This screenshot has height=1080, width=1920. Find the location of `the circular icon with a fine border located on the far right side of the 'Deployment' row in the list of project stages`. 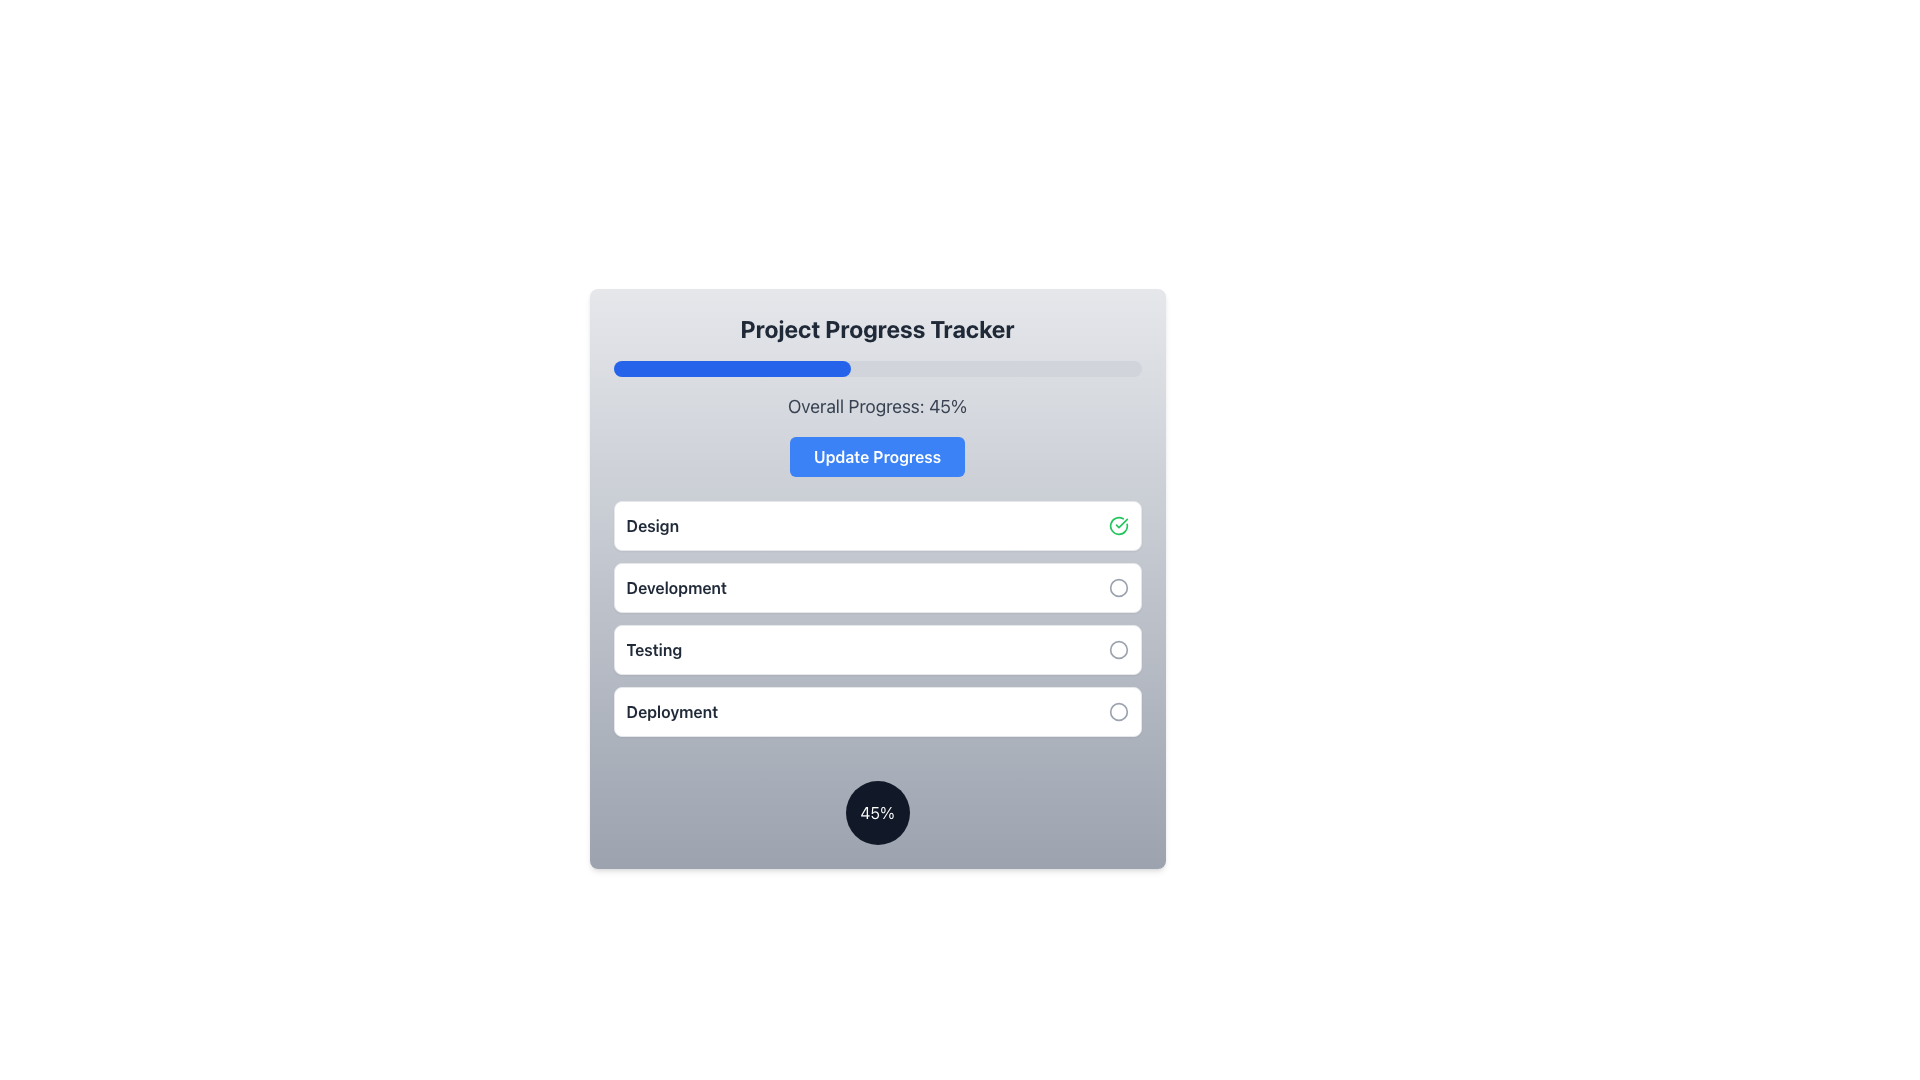

the circular icon with a fine border located on the far right side of the 'Deployment' row in the list of project stages is located at coordinates (1117, 711).